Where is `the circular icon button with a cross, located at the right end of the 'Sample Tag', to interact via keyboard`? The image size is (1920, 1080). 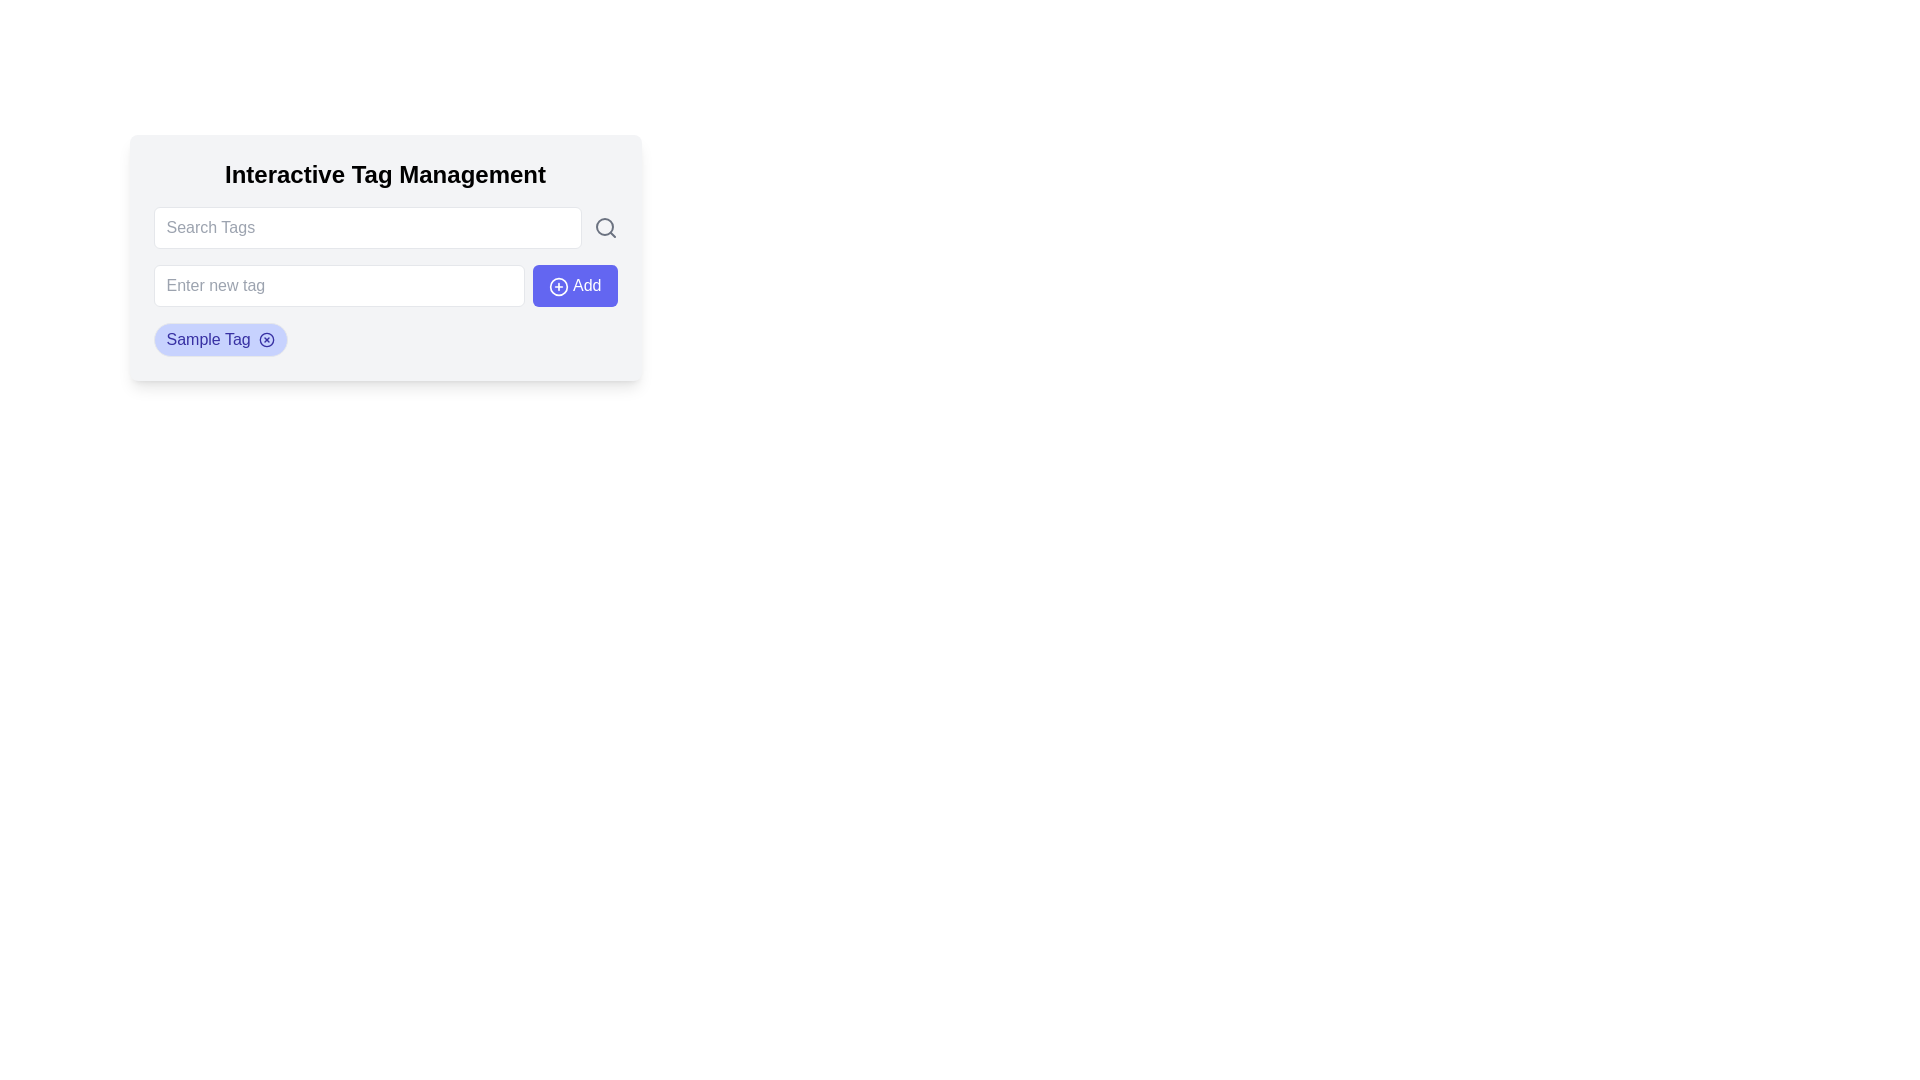
the circular icon button with a cross, located at the right end of the 'Sample Tag', to interact via keyboard is located at coordinates (265, 338).